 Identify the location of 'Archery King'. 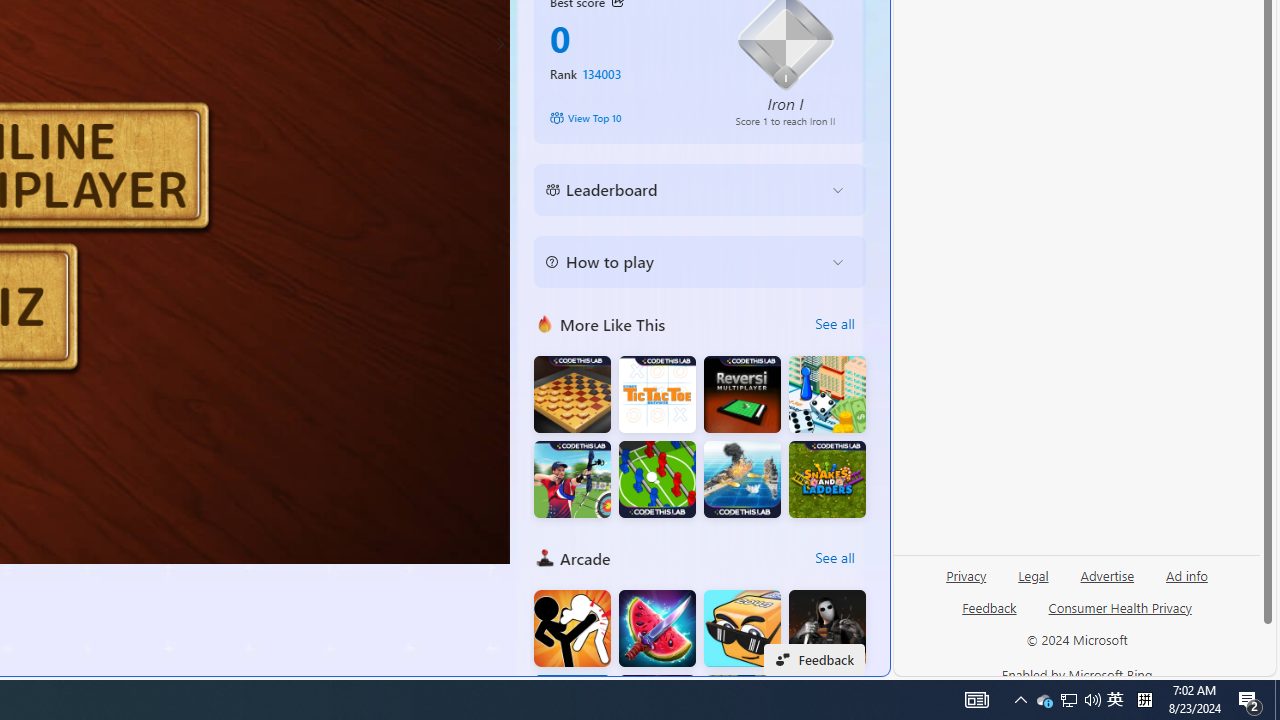
(571, 479).